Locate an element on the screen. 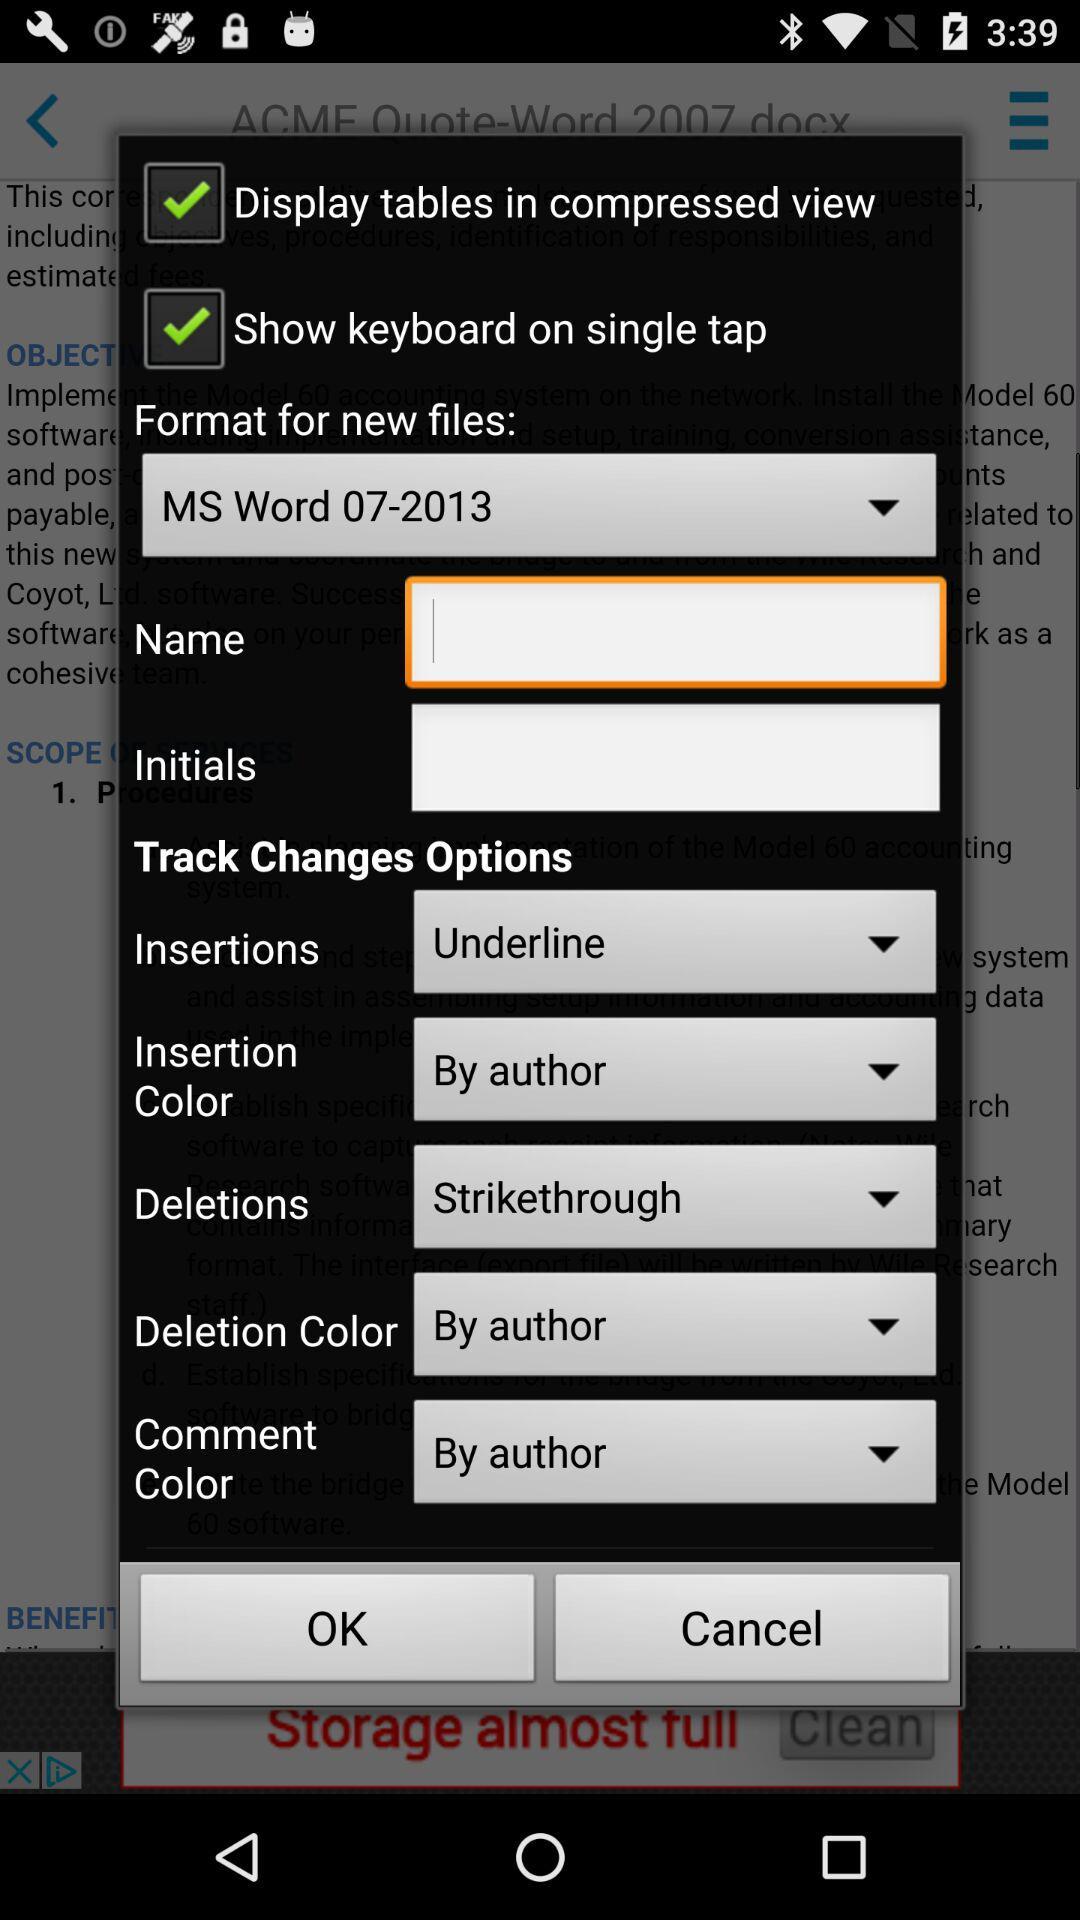 Image resolution: width=1080 pixels, height=1920 pixels. the name box is located at coordinates (675, 636).